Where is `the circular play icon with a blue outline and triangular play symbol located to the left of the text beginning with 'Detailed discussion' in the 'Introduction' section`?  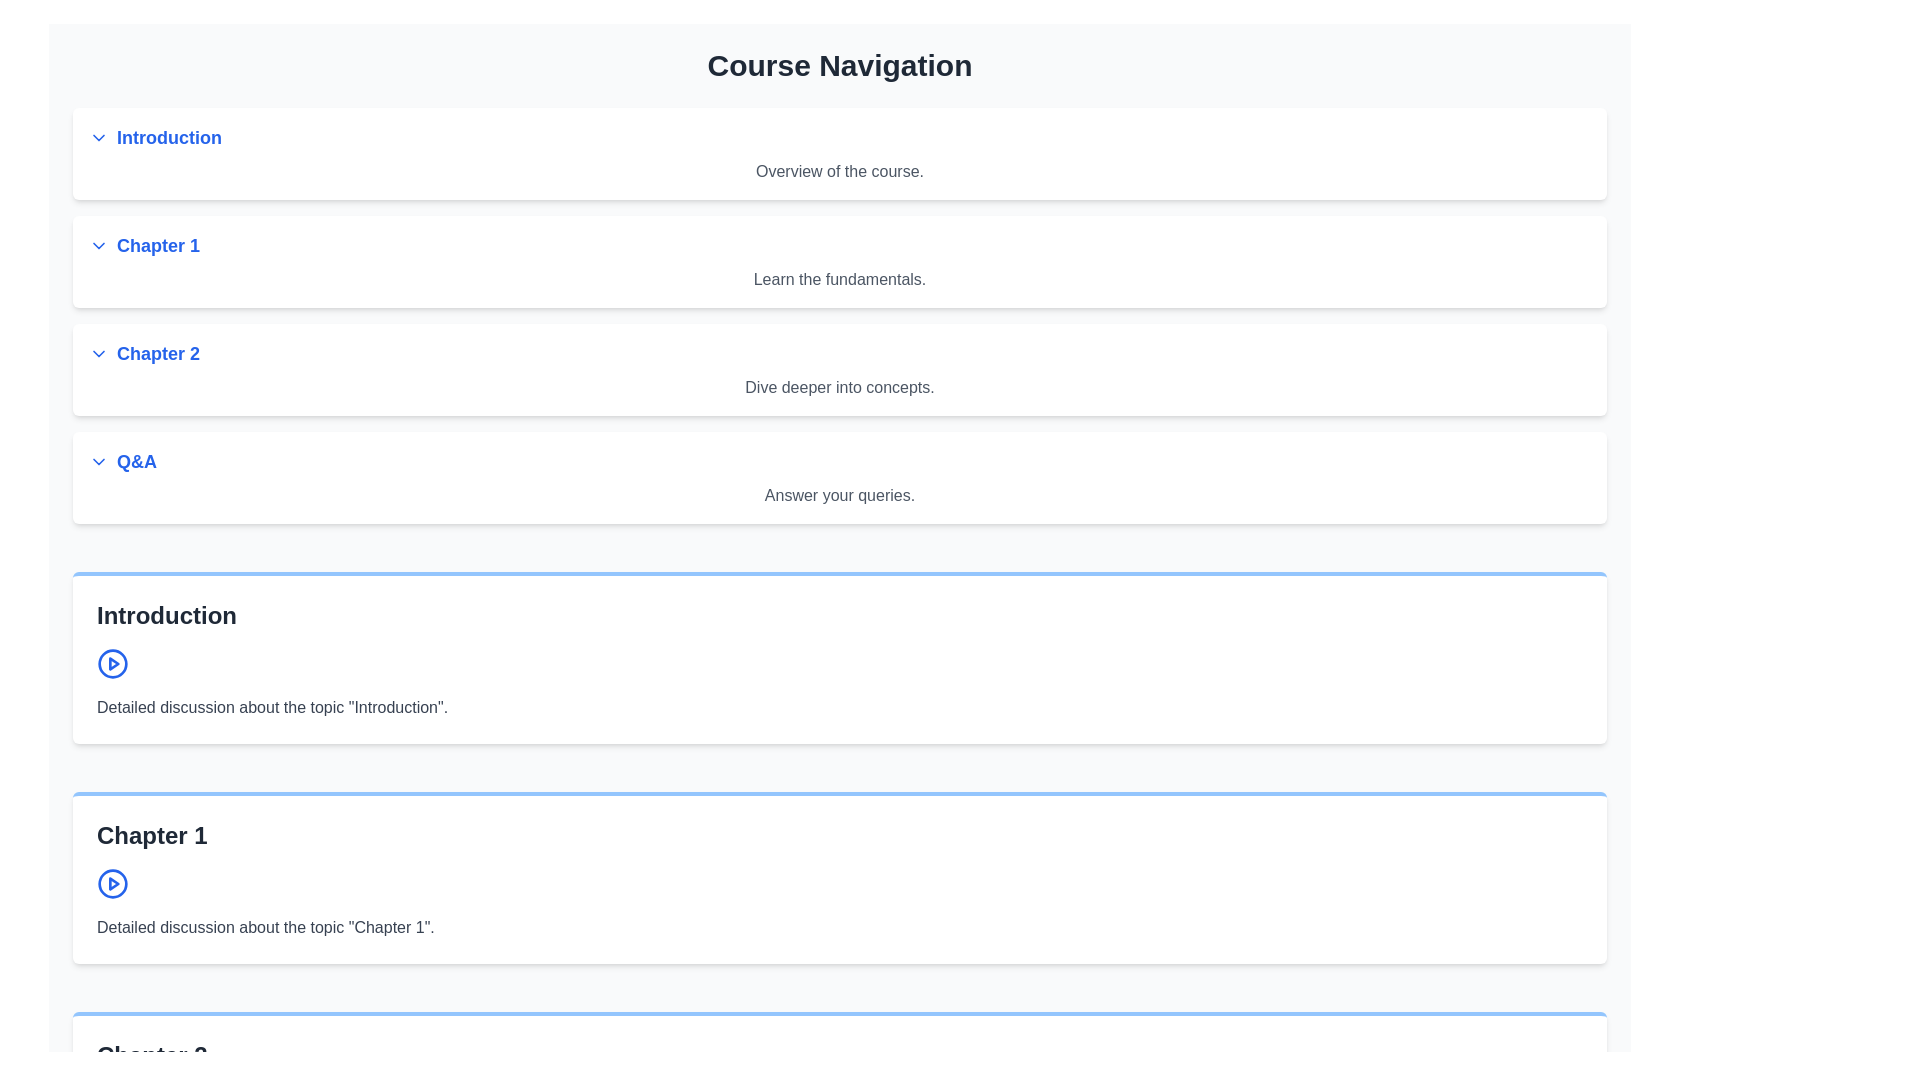
the circular play icon with a blue outline and triangular play symbol located to the left of the text beginning with 'Detailed discussion' in the 'Introduction' section is located at coordinates (112, 663).